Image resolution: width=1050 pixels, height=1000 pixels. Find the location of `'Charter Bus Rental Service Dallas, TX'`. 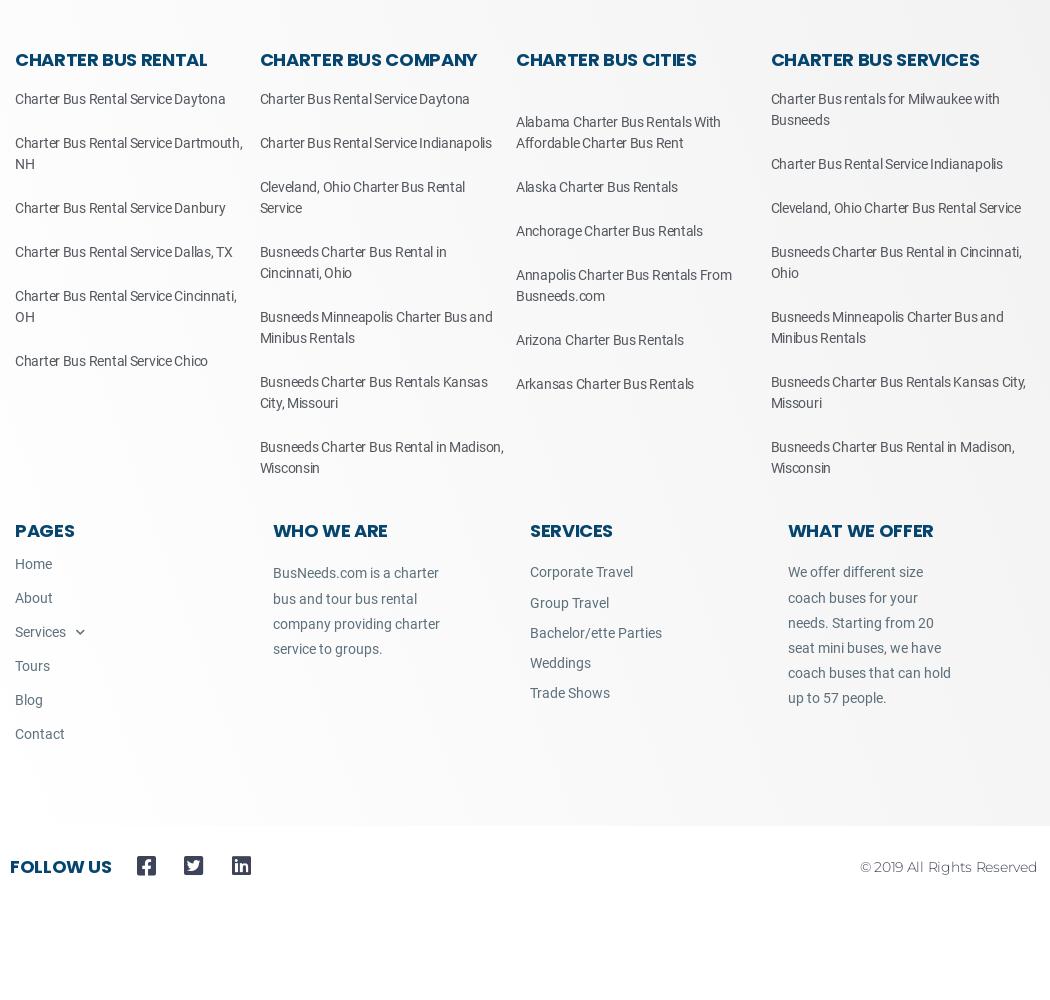

'Charter Bus Rental Service Dallas, TX' is located at coordinates (122, 252).